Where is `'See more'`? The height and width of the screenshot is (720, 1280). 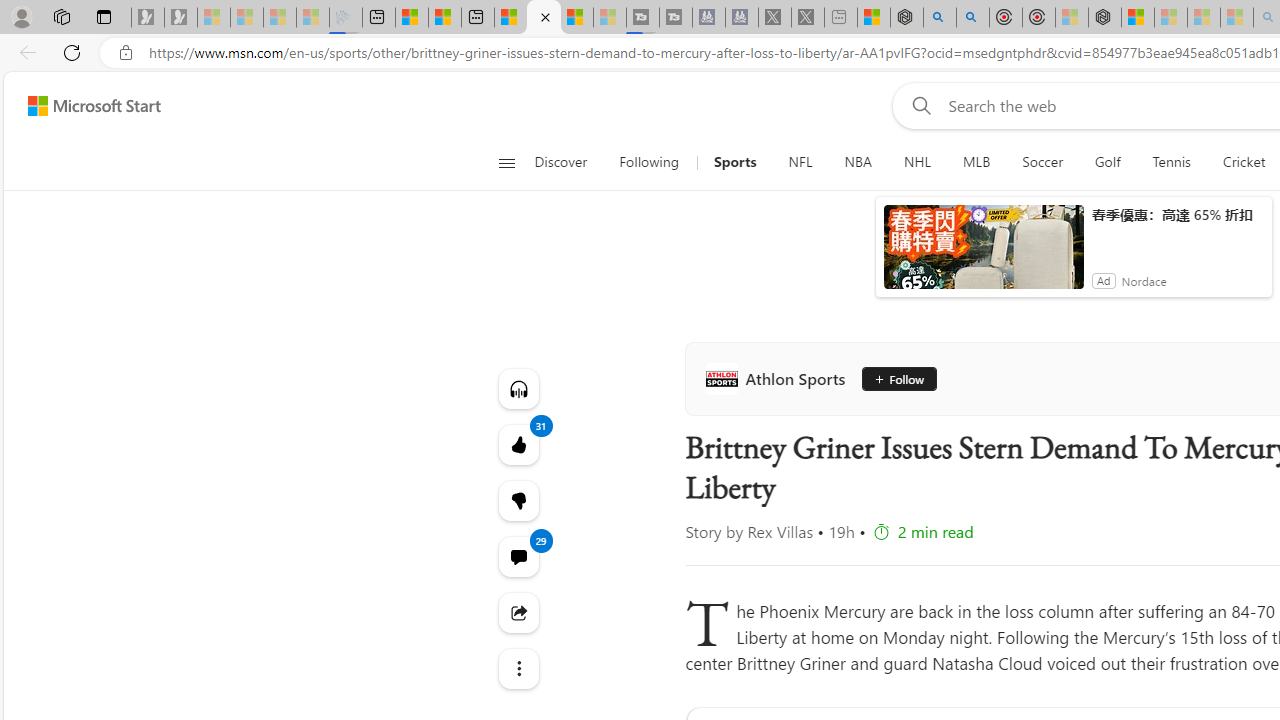 'See more' is located at coordinates (518, 668).